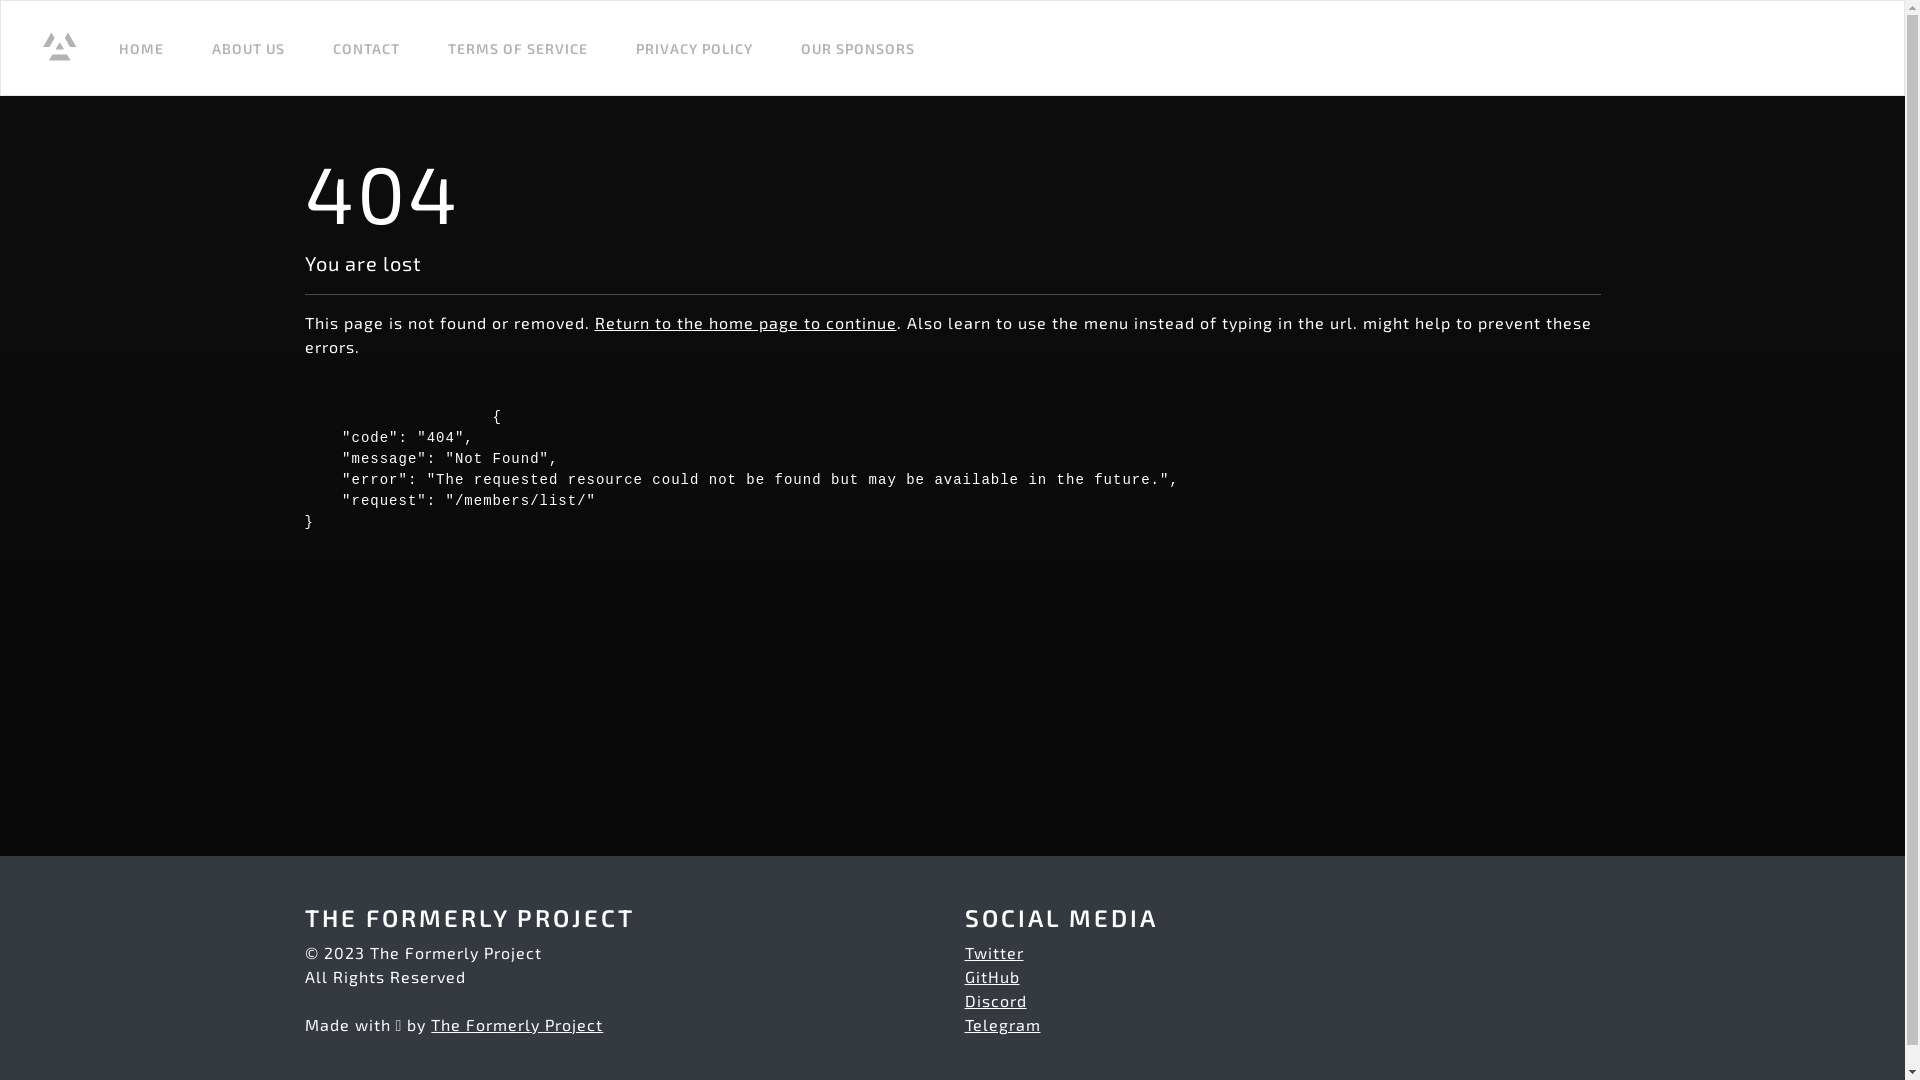 Image resolution: width=1920 pixels, height=1080 pixels. Describe the element at coordinates (993, 951) in the screenshot. I see `'Twitter'` at that location.